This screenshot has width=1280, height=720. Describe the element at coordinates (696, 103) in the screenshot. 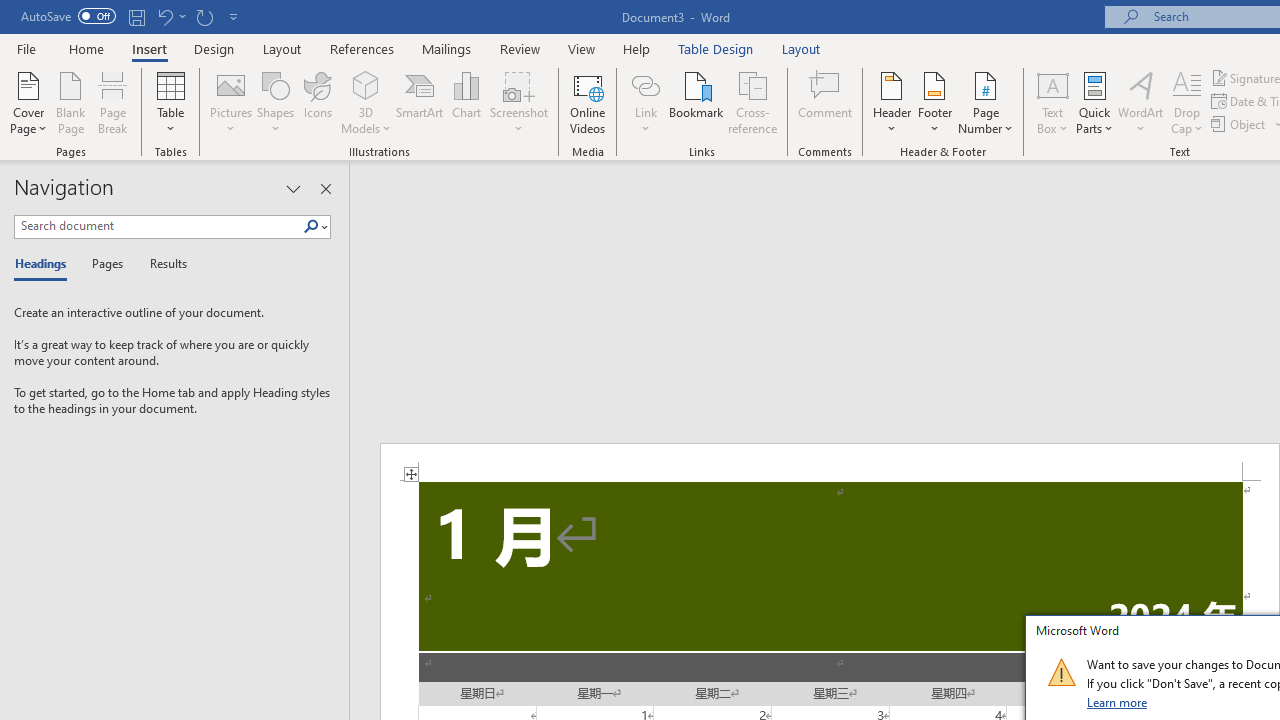

I see `'Bookmark...'` at that location.